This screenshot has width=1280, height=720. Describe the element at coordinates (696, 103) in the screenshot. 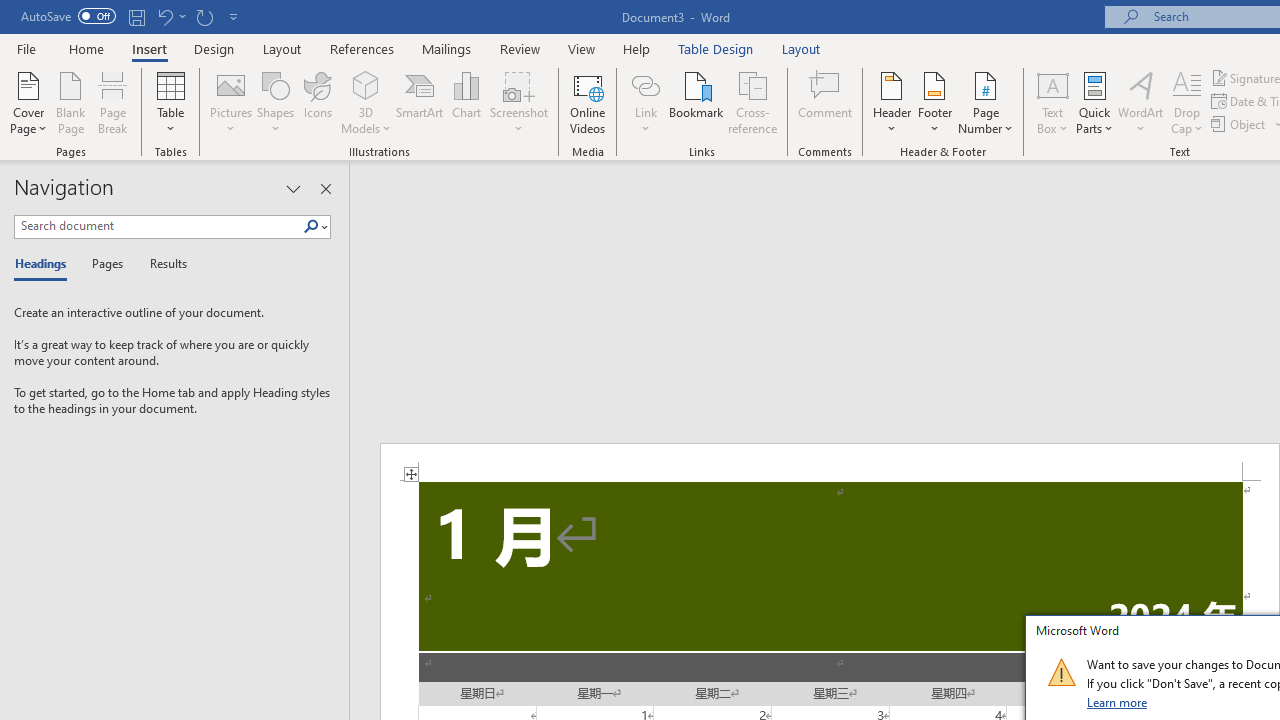

I see `'Bookmark...'` at that location.